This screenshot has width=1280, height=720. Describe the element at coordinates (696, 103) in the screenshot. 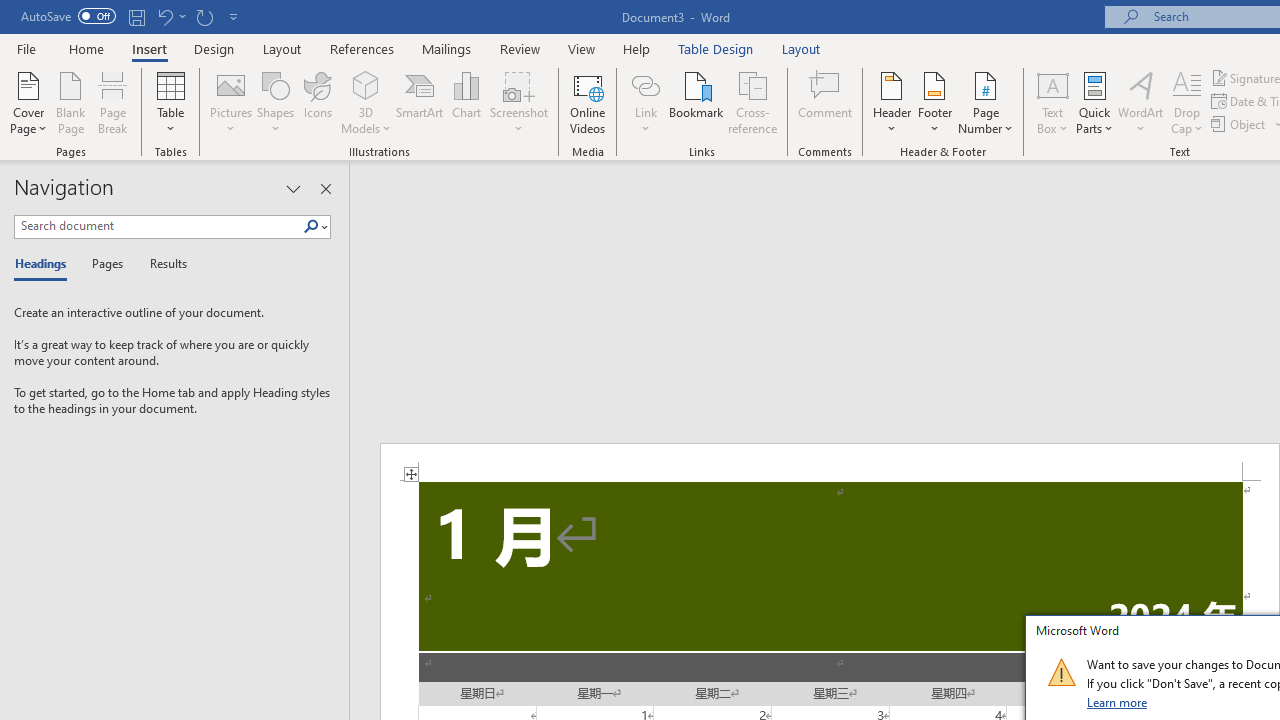

I see `'Bookmark...'` at that location.